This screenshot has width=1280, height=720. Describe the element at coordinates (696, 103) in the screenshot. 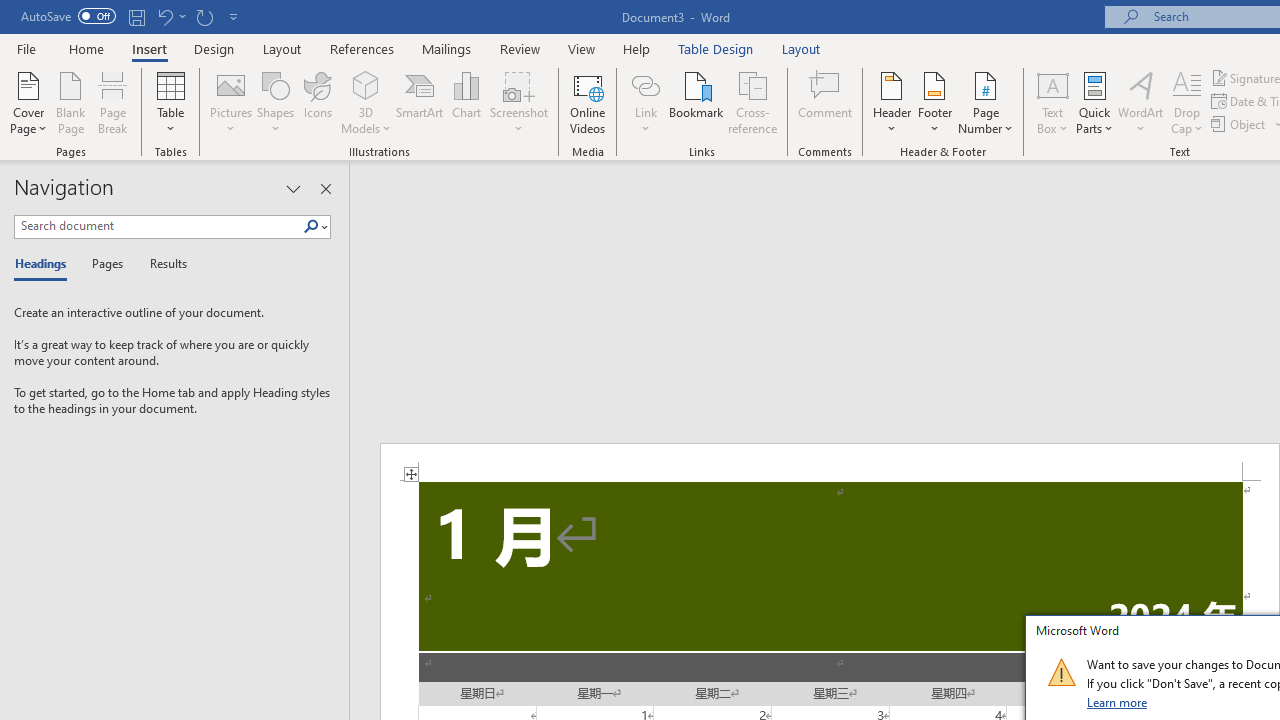

I see `'Bookmark...'` at that location.